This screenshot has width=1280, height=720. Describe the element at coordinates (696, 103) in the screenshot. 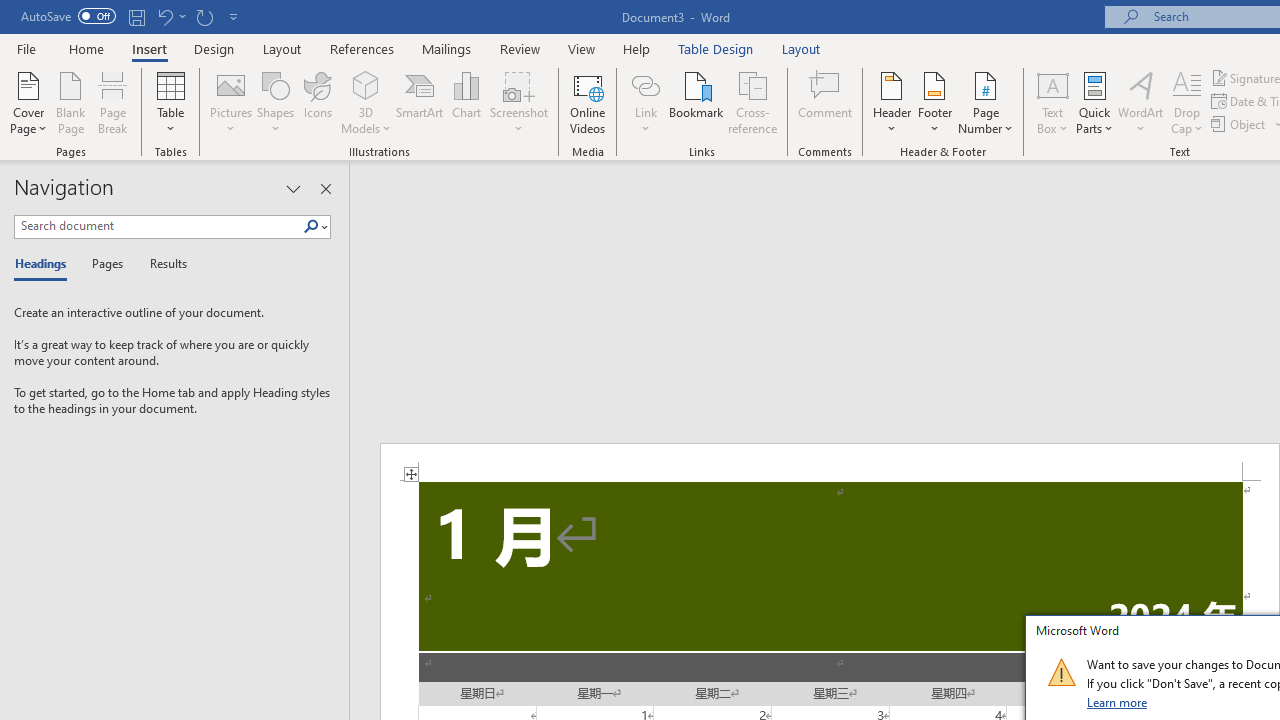

I see `'Bookmark...'` at that location.